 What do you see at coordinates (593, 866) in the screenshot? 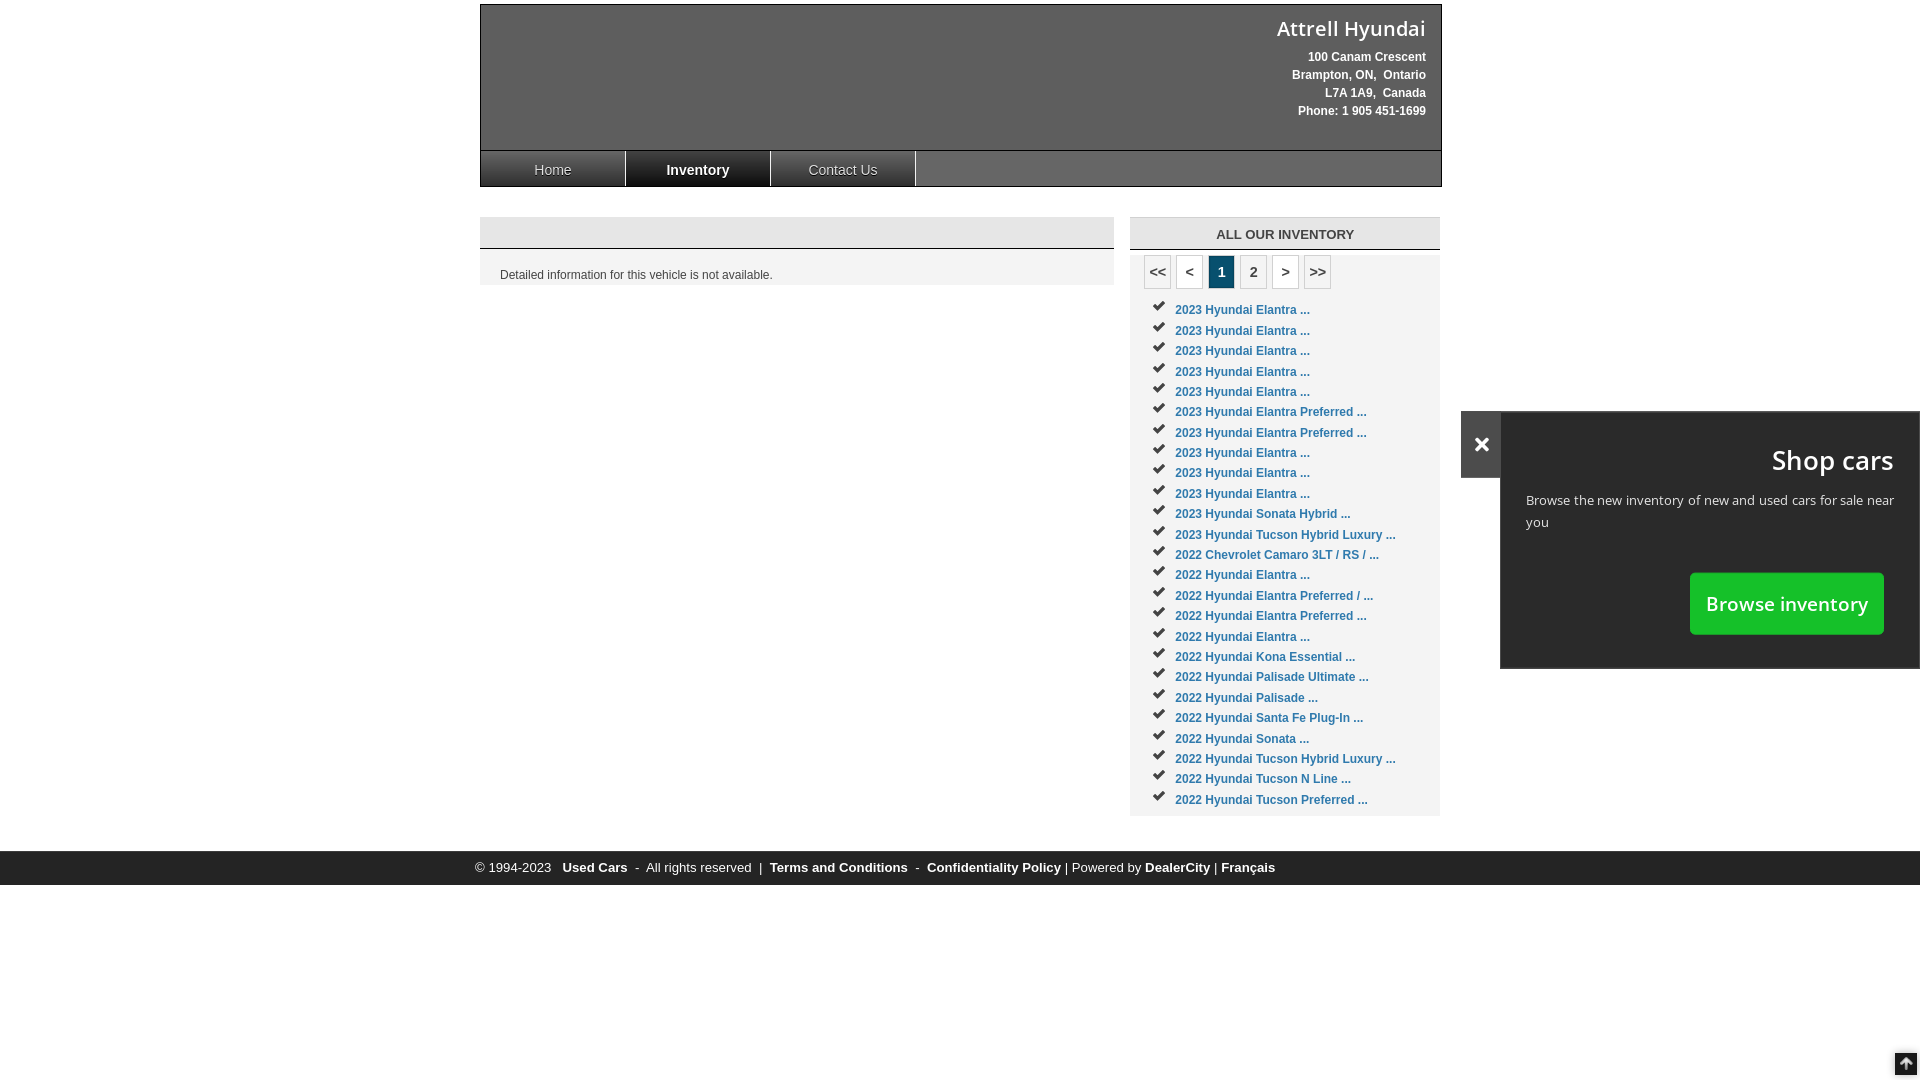
I see `'Used Cars'` at bounding box center [593, 866].